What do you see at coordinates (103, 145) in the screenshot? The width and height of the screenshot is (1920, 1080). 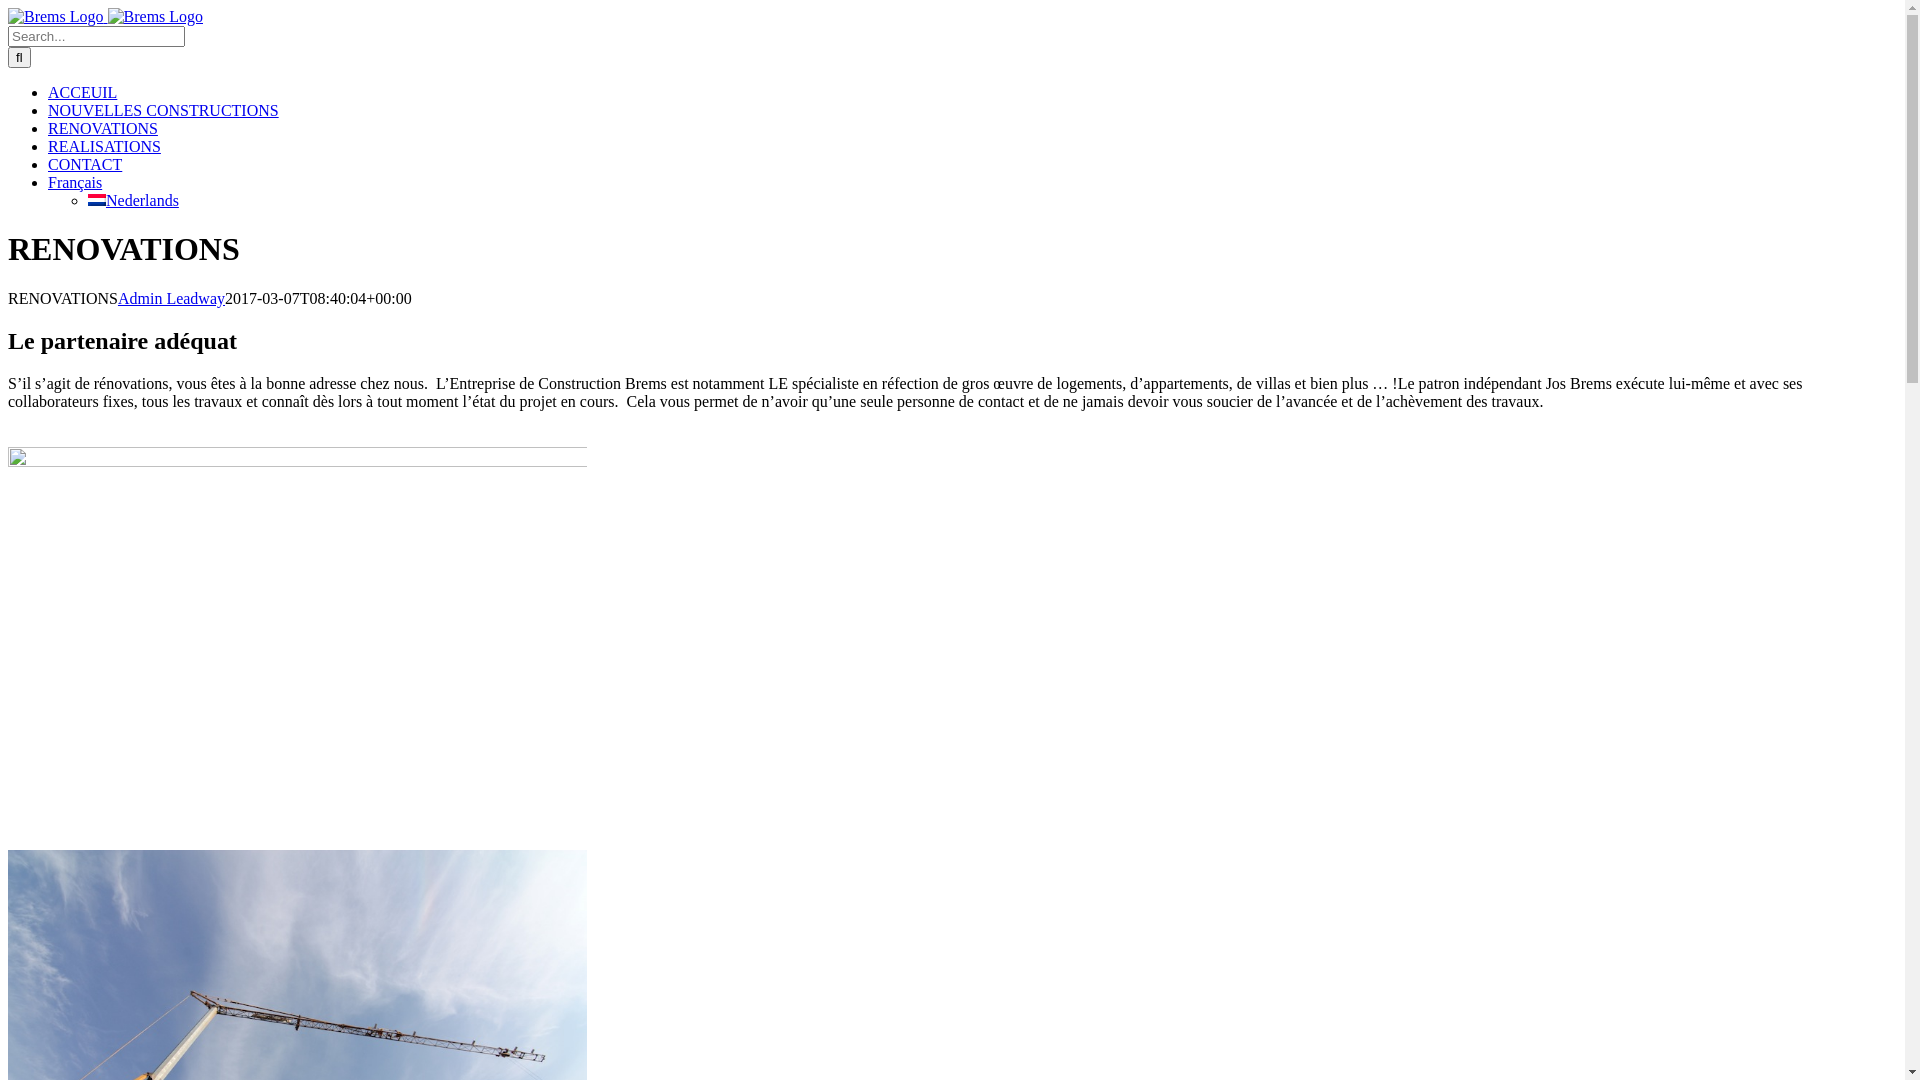 I see `'REALISATIONS'` at bounding box center [103, 145].